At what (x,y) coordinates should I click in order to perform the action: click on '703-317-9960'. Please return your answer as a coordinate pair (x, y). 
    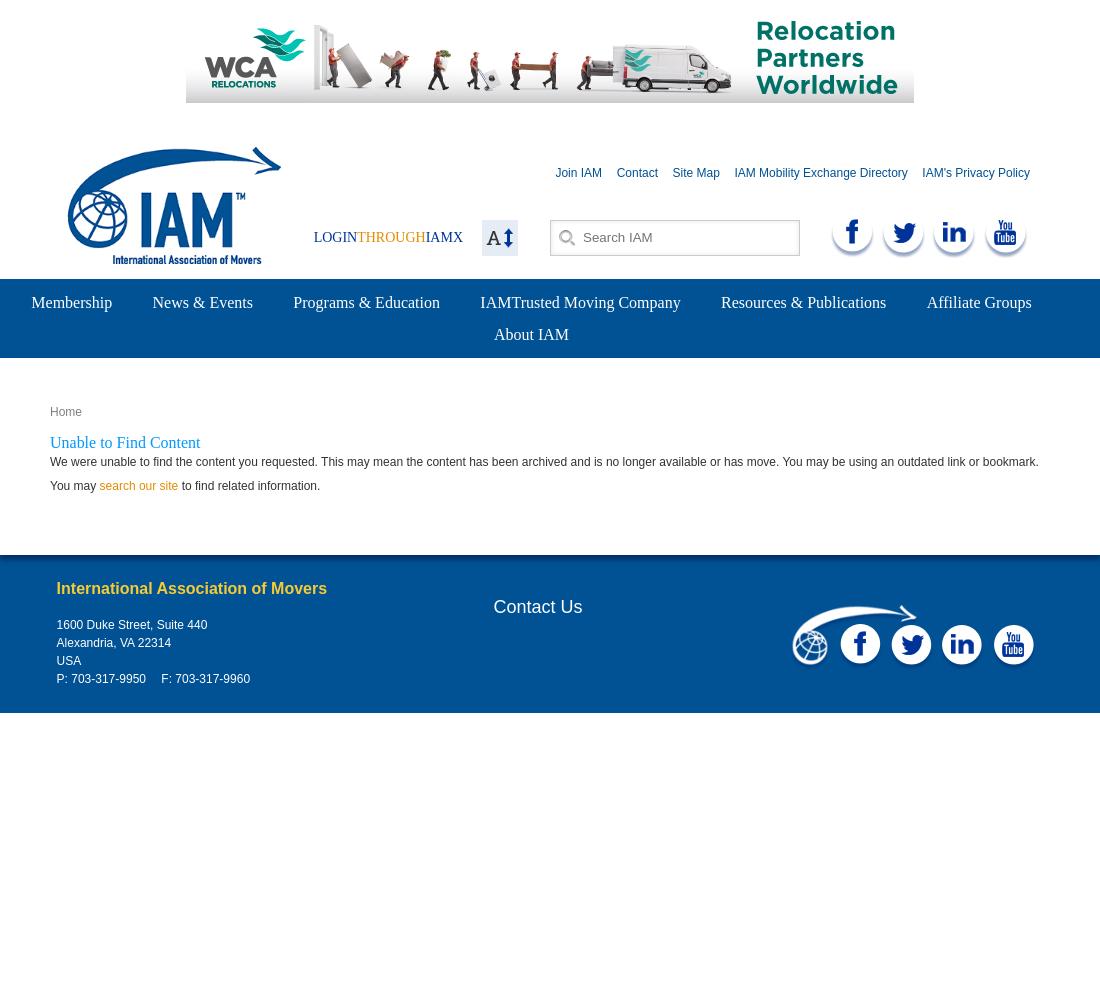
    Looking at the image, I should click on (171, 679).